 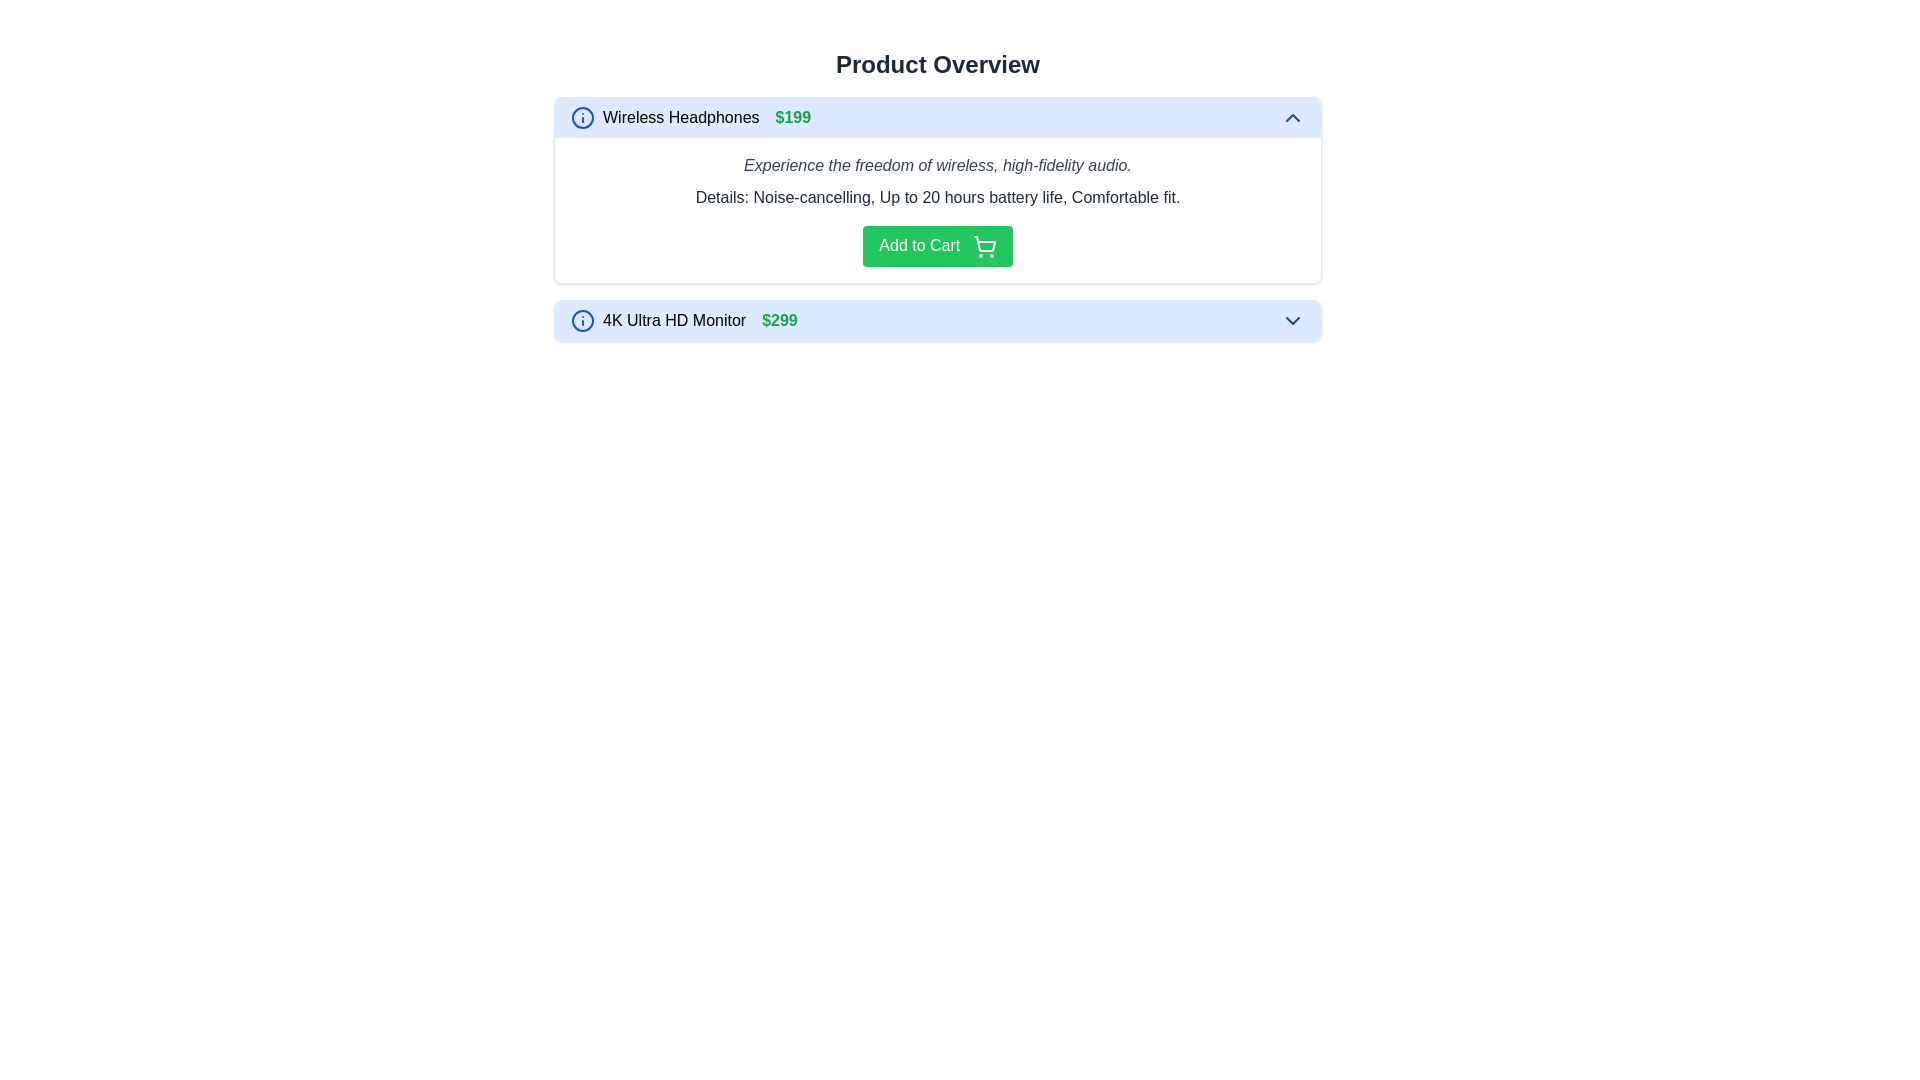 I want to click on the details of the 'Wireless Headphones' product information card using the keyboard, focusing on the green 'Add to Cart' button prominently displayed in the center, so click(x=936, y=219).